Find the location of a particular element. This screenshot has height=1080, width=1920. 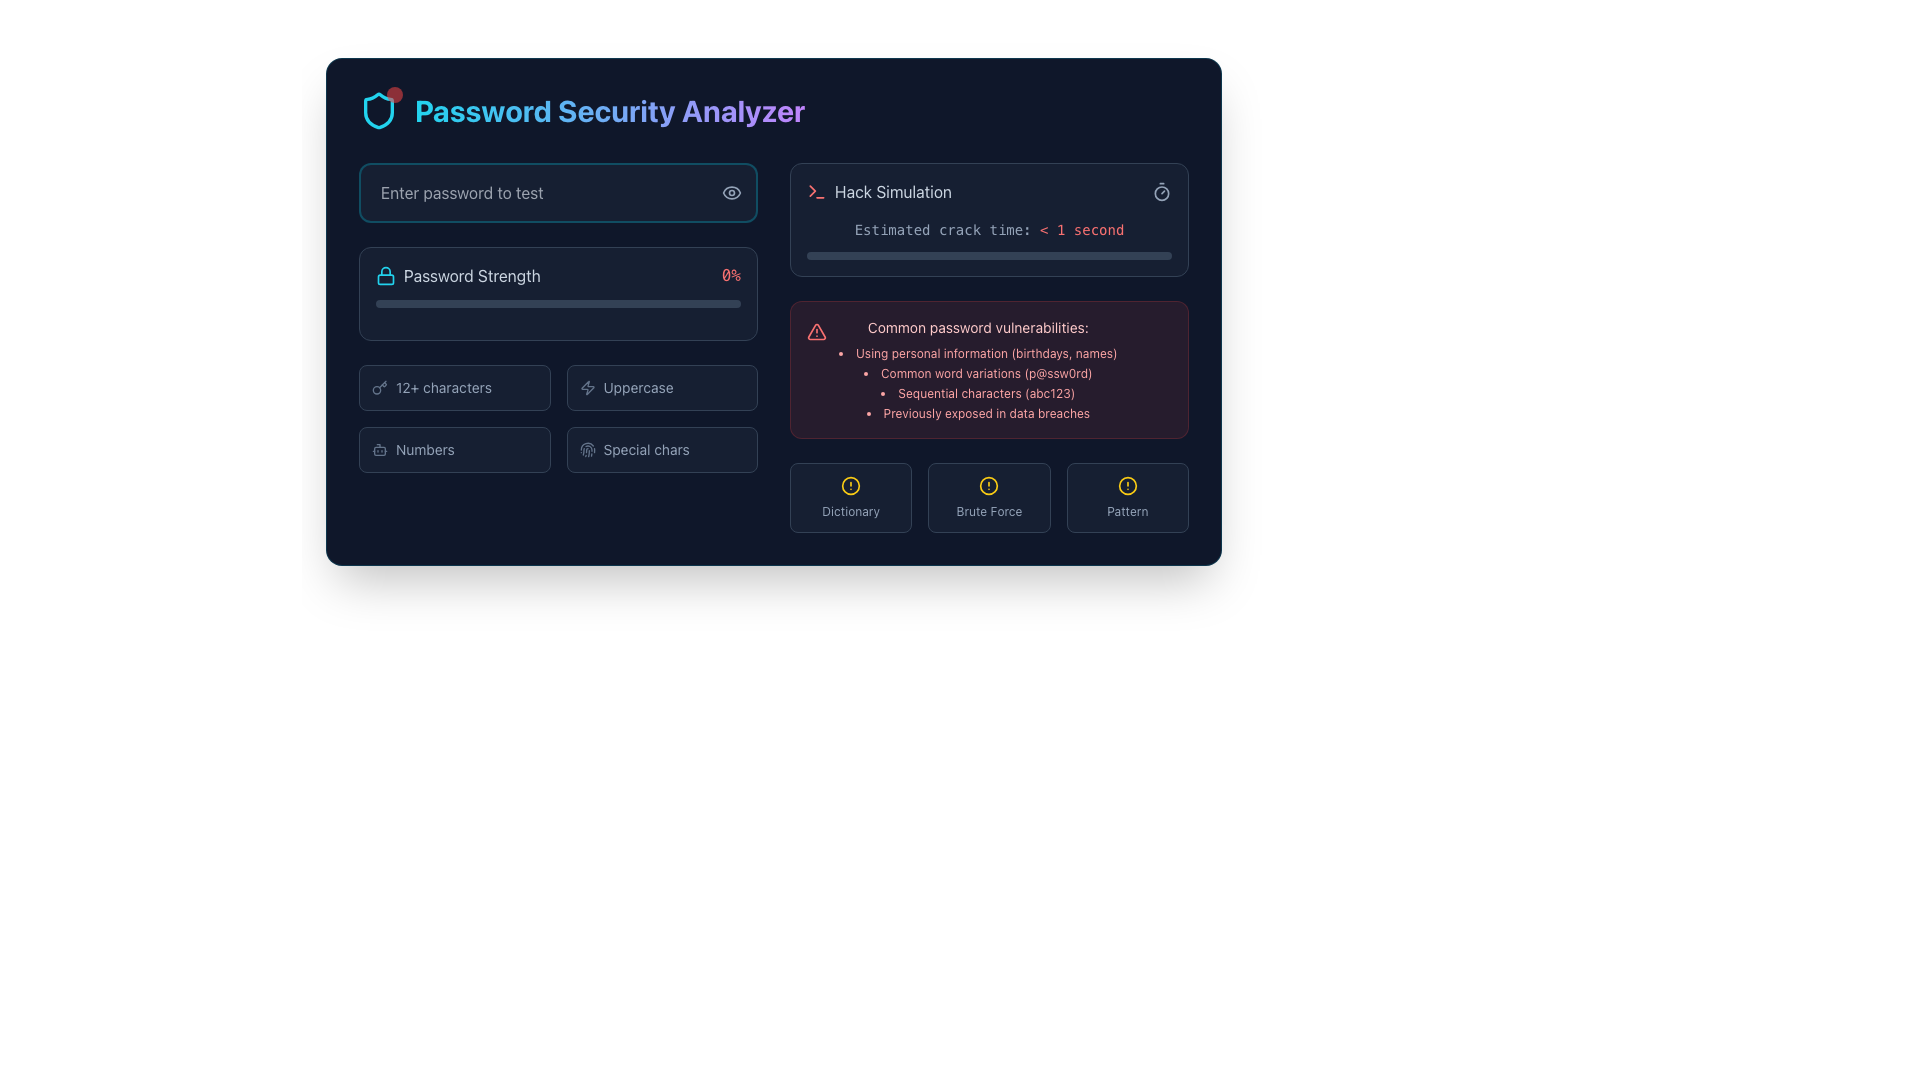

the static text indicating the password strength, currently showing '0%', positioned at the far-right of the 'Password Strength' section is located at coordinates (730, 276).